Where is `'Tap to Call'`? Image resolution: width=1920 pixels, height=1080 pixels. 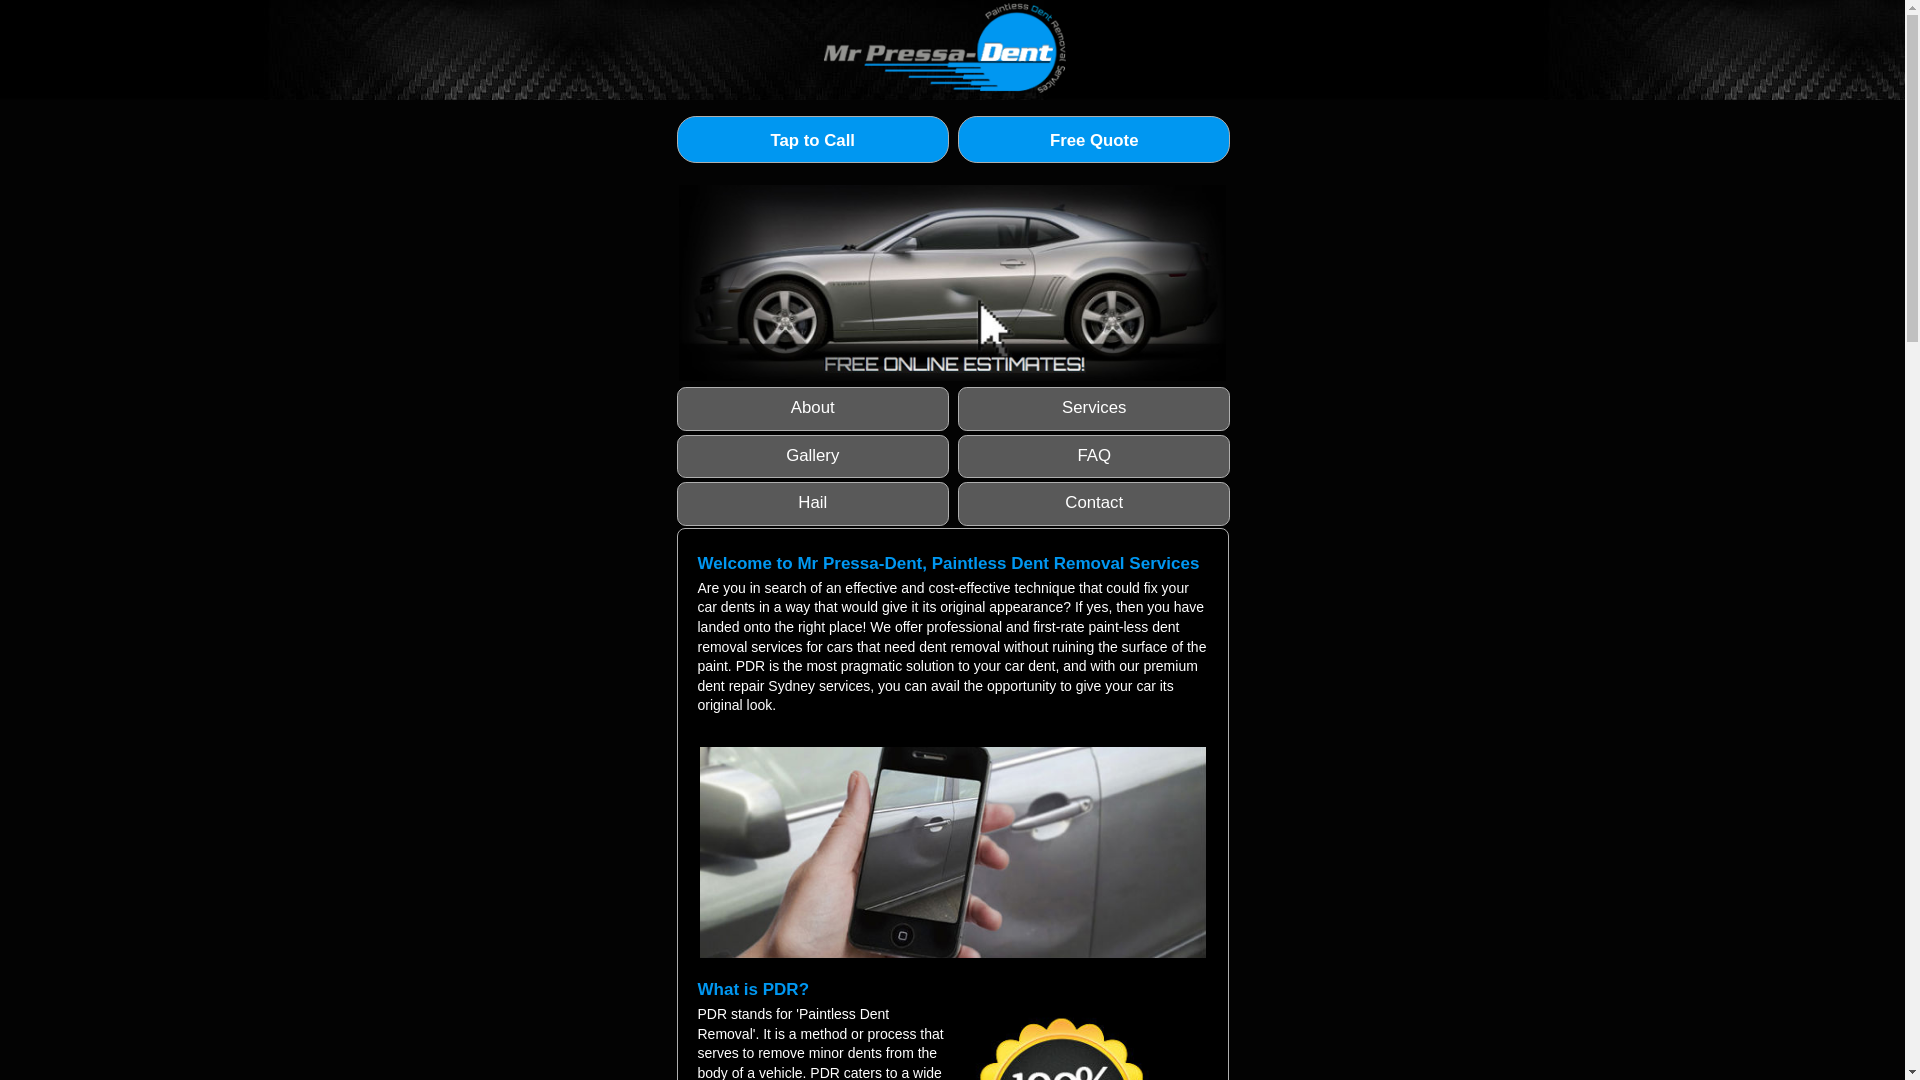 'Tap to Call' is located at coordinates (811, 138).